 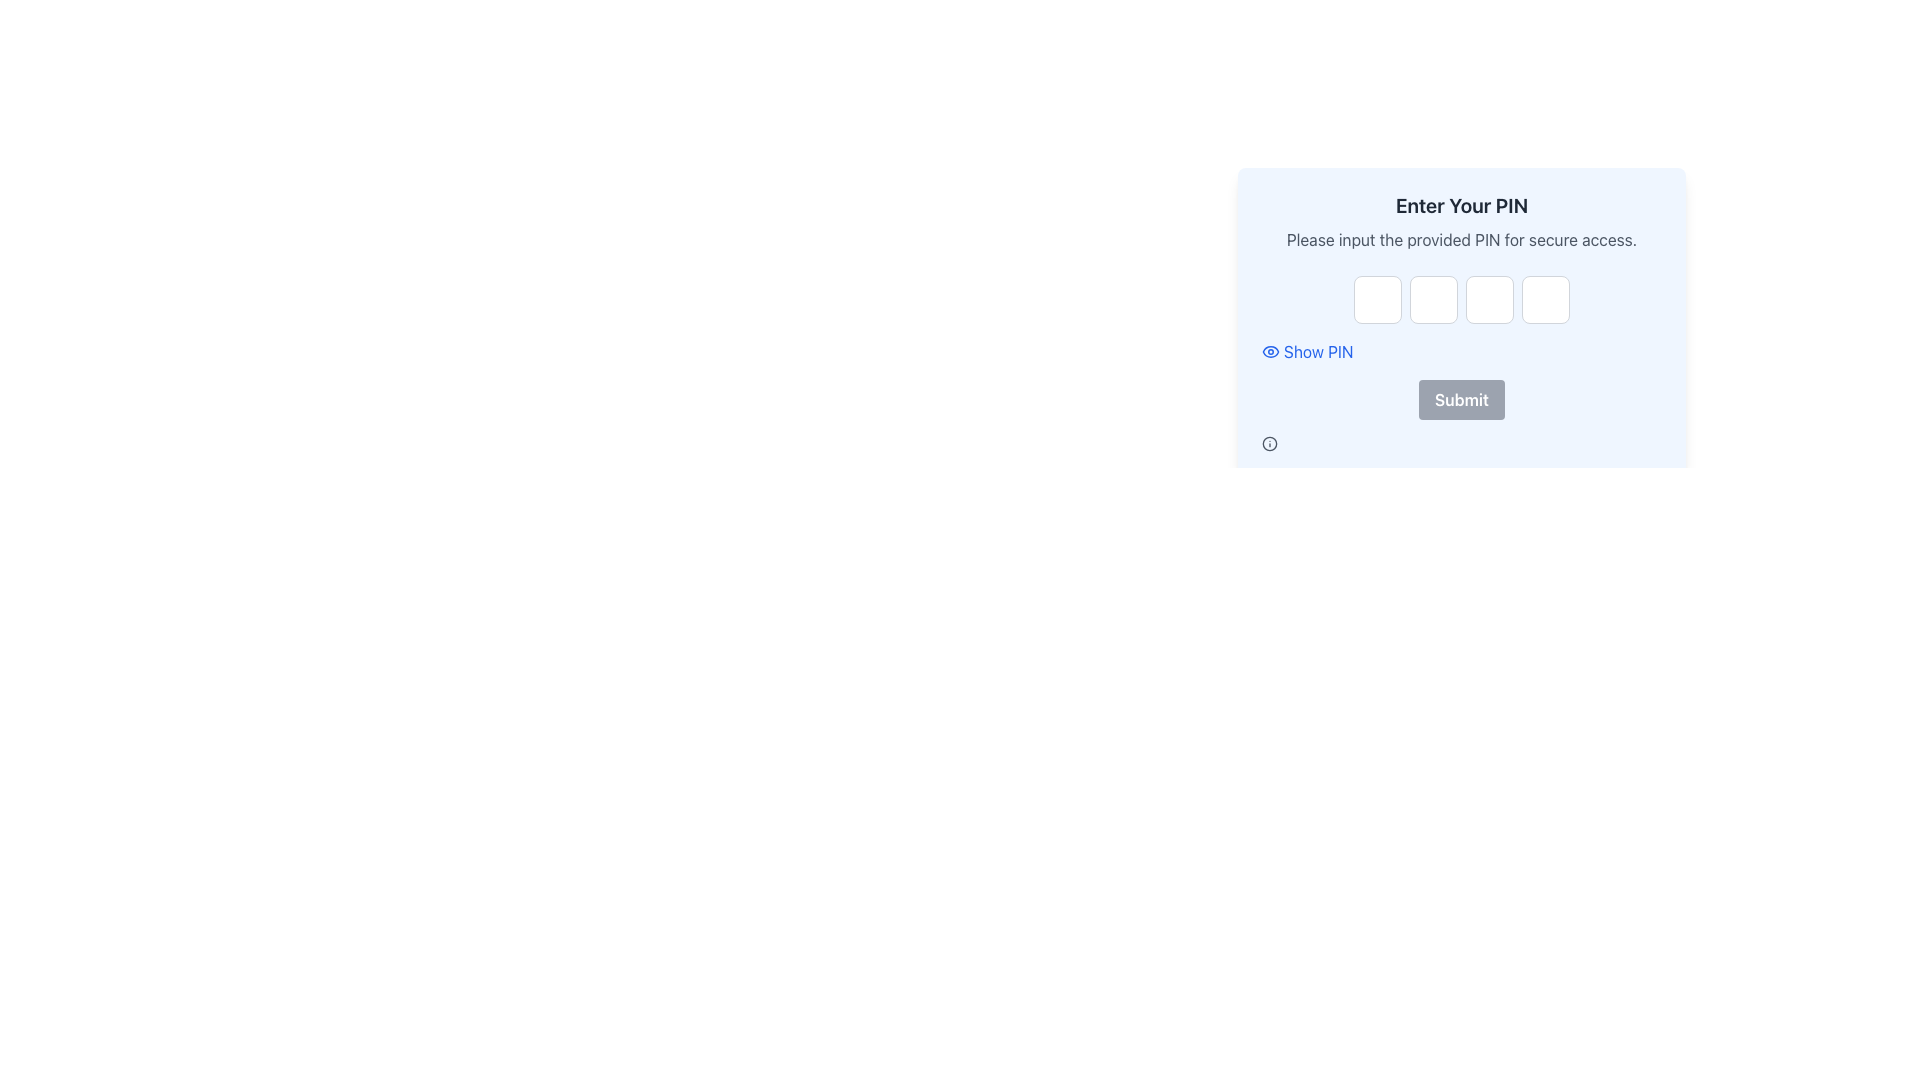 I want to click on the third password input field with a light grey border and blue focus ring to focus it, so click(x=1489, y=300).